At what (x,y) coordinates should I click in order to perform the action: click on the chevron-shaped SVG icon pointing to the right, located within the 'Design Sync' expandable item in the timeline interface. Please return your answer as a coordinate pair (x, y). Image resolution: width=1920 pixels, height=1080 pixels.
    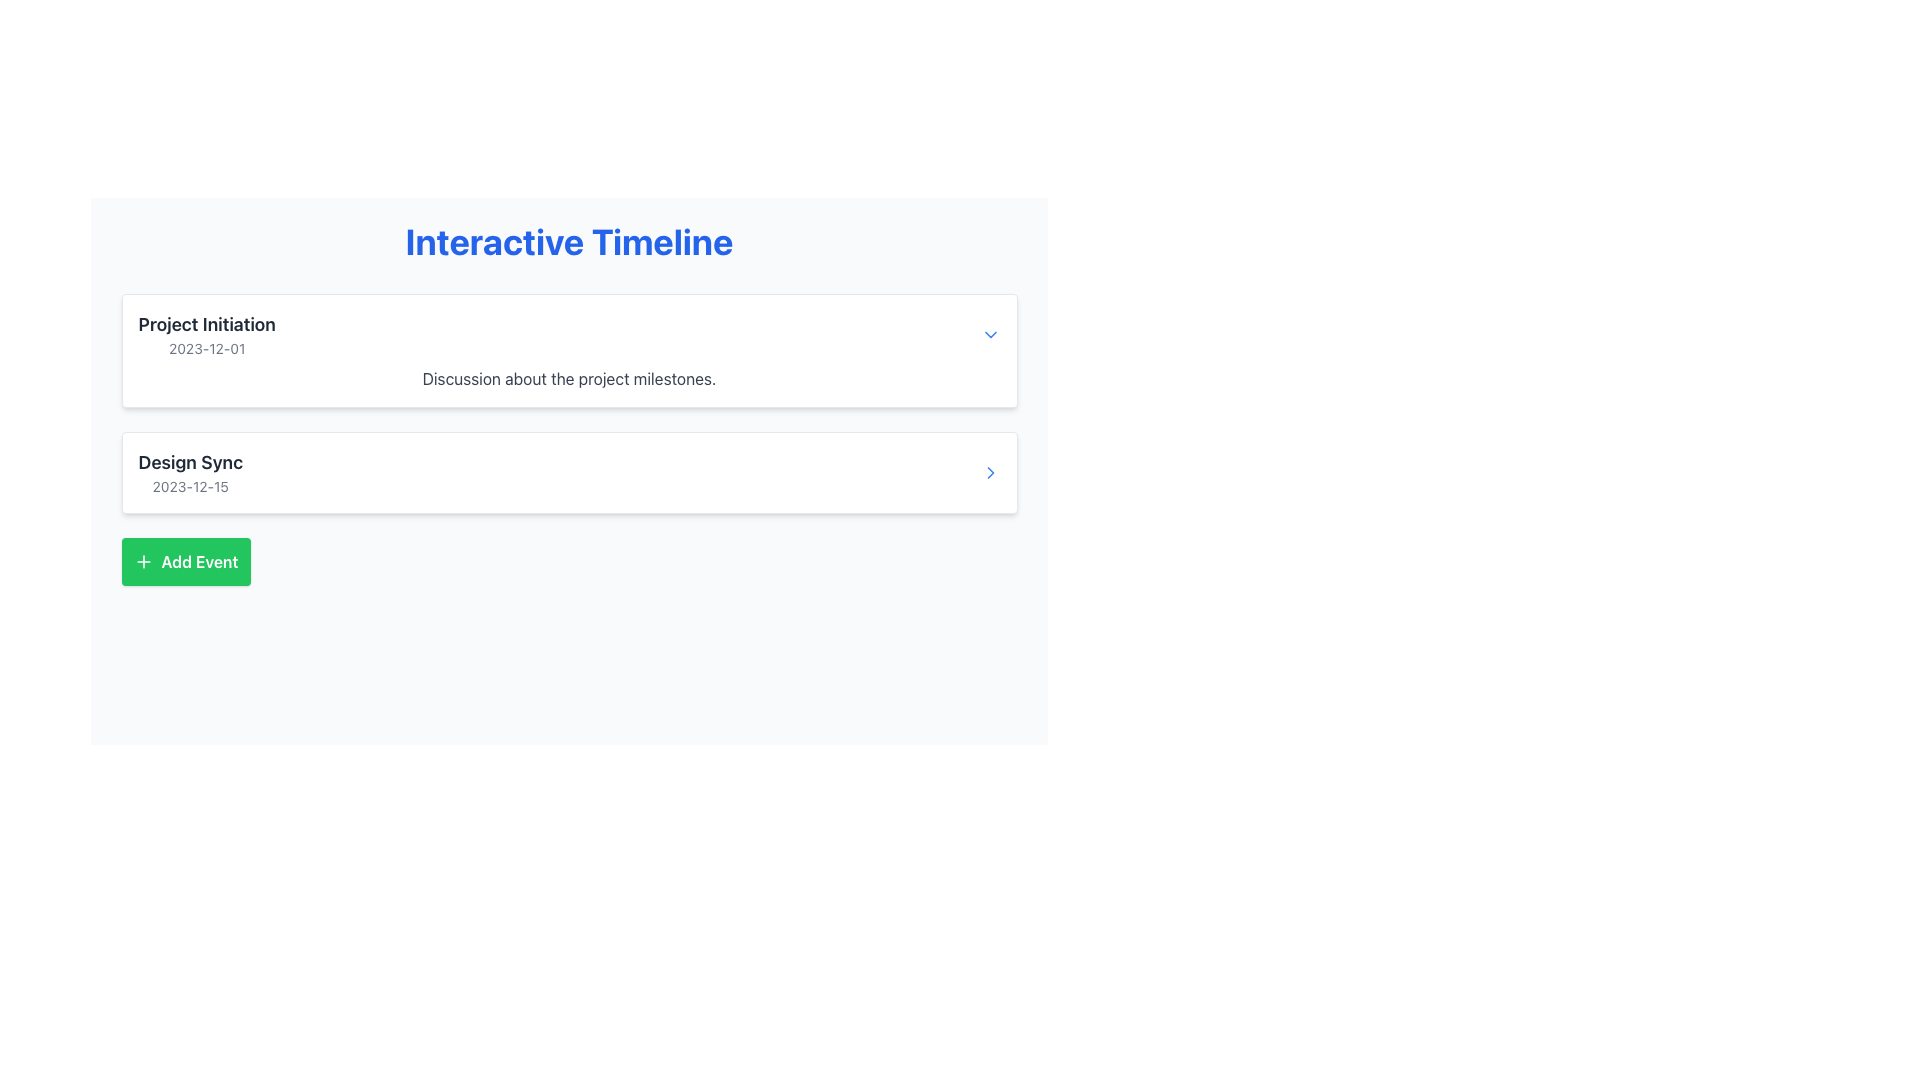
    Looking at the image, I should click on (990, 473).